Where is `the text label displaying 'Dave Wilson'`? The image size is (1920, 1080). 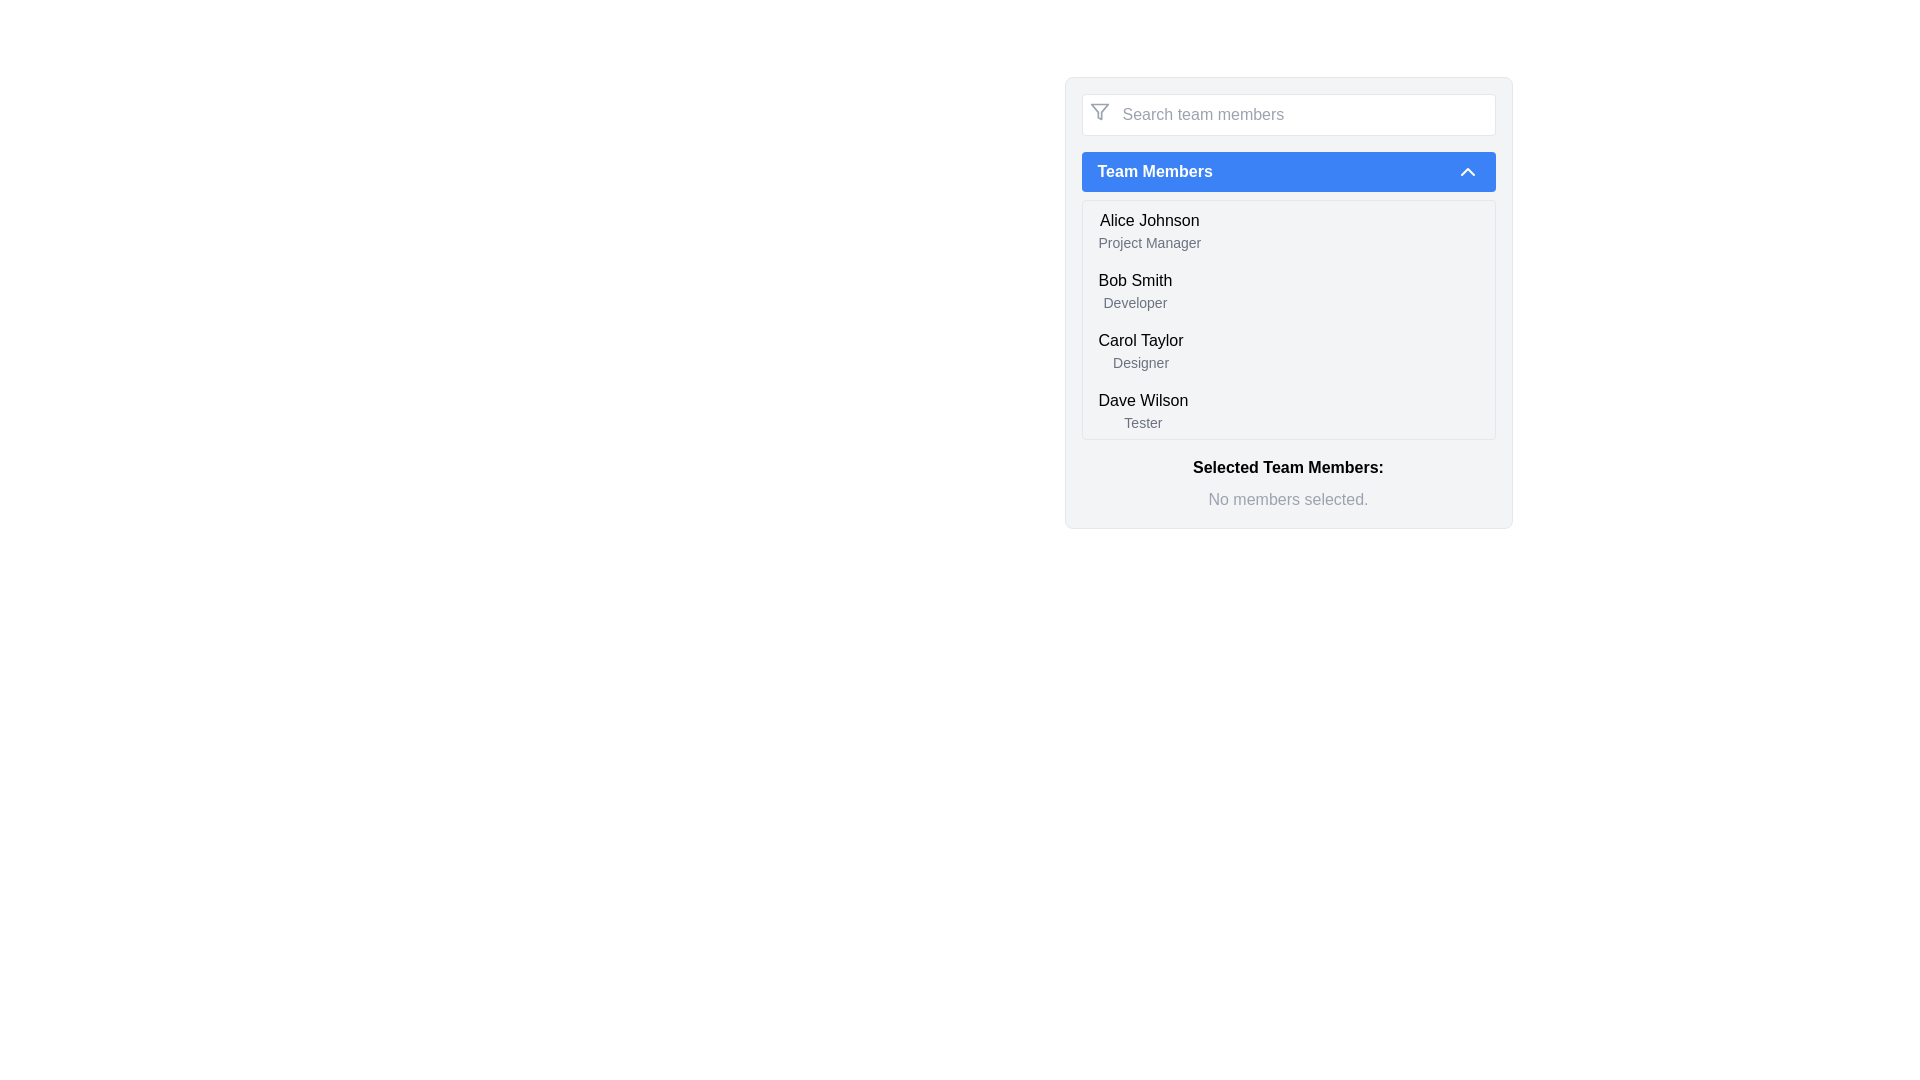
the text label displaying 'Dave Wilson' is located at coordinates (1143, 410).